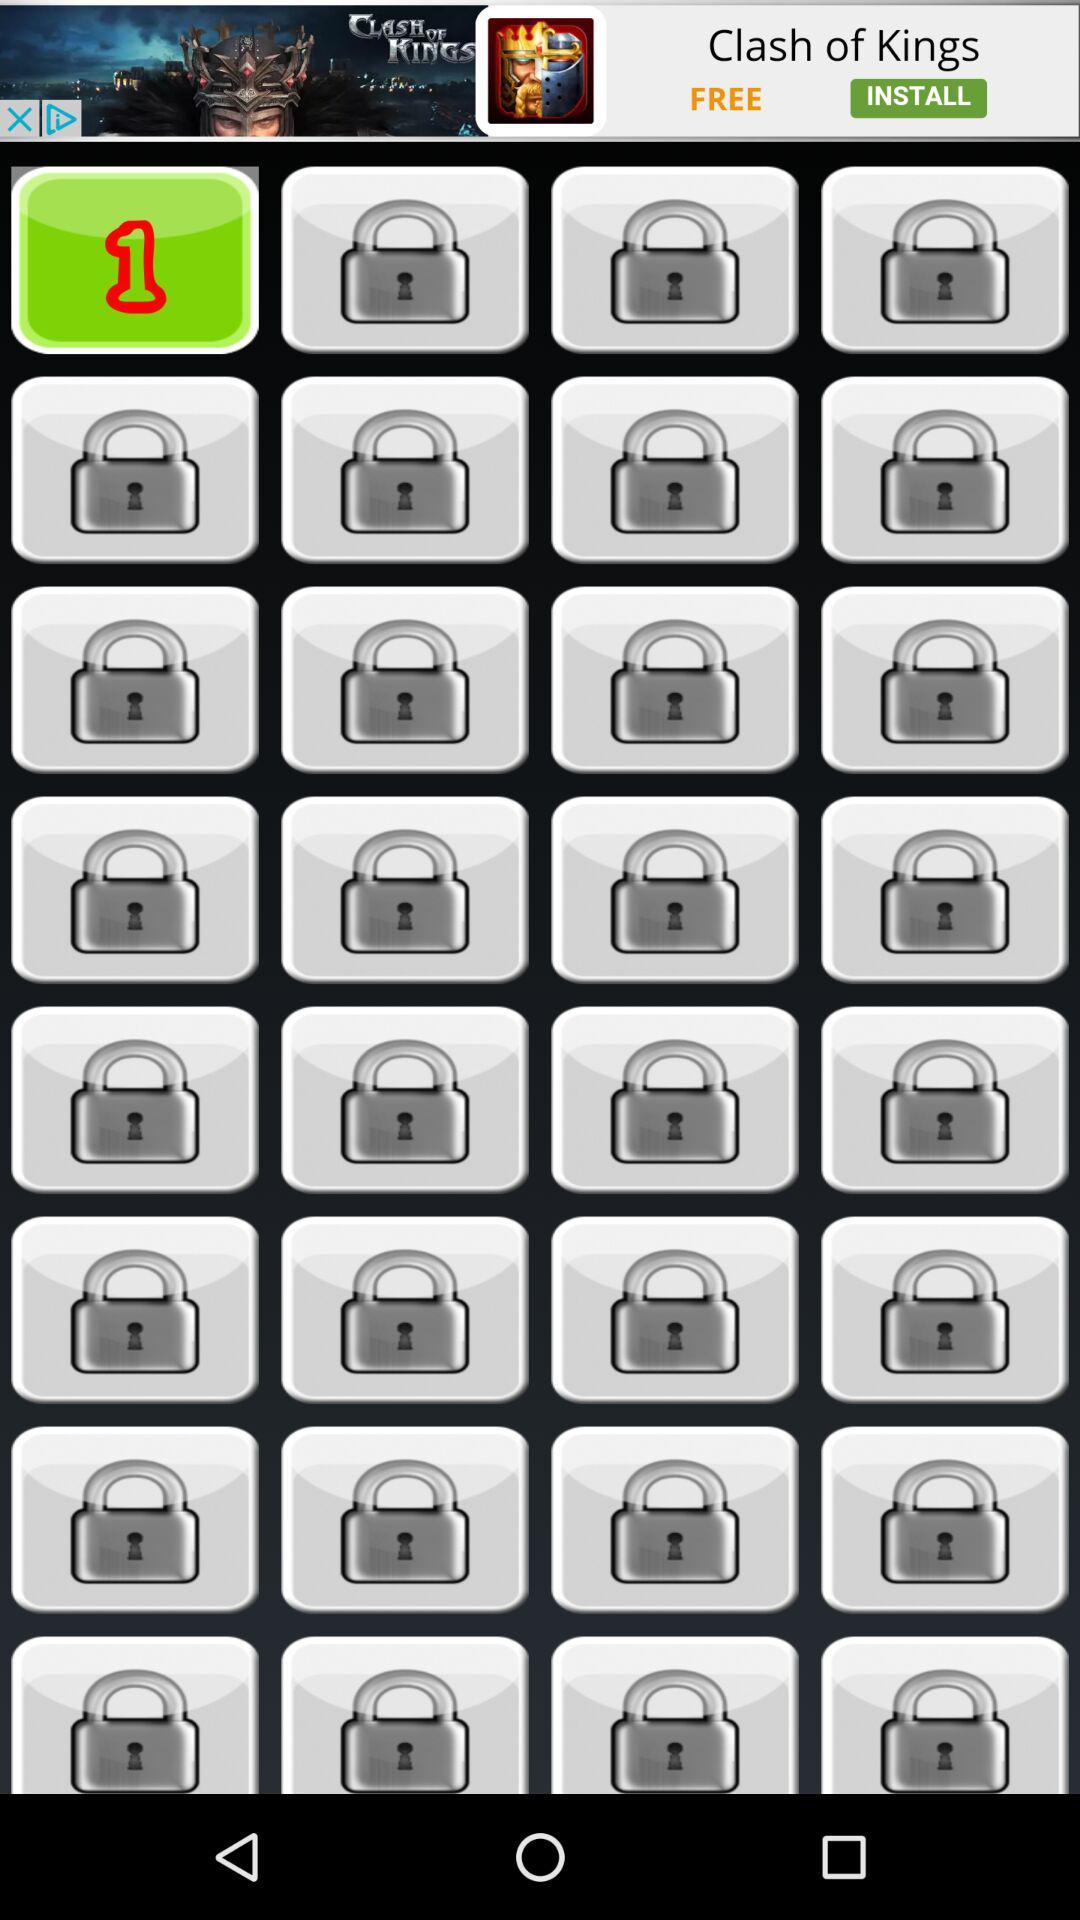 The image size is (1080, 1920). I want to click on unlock next item, so click(405, 259).